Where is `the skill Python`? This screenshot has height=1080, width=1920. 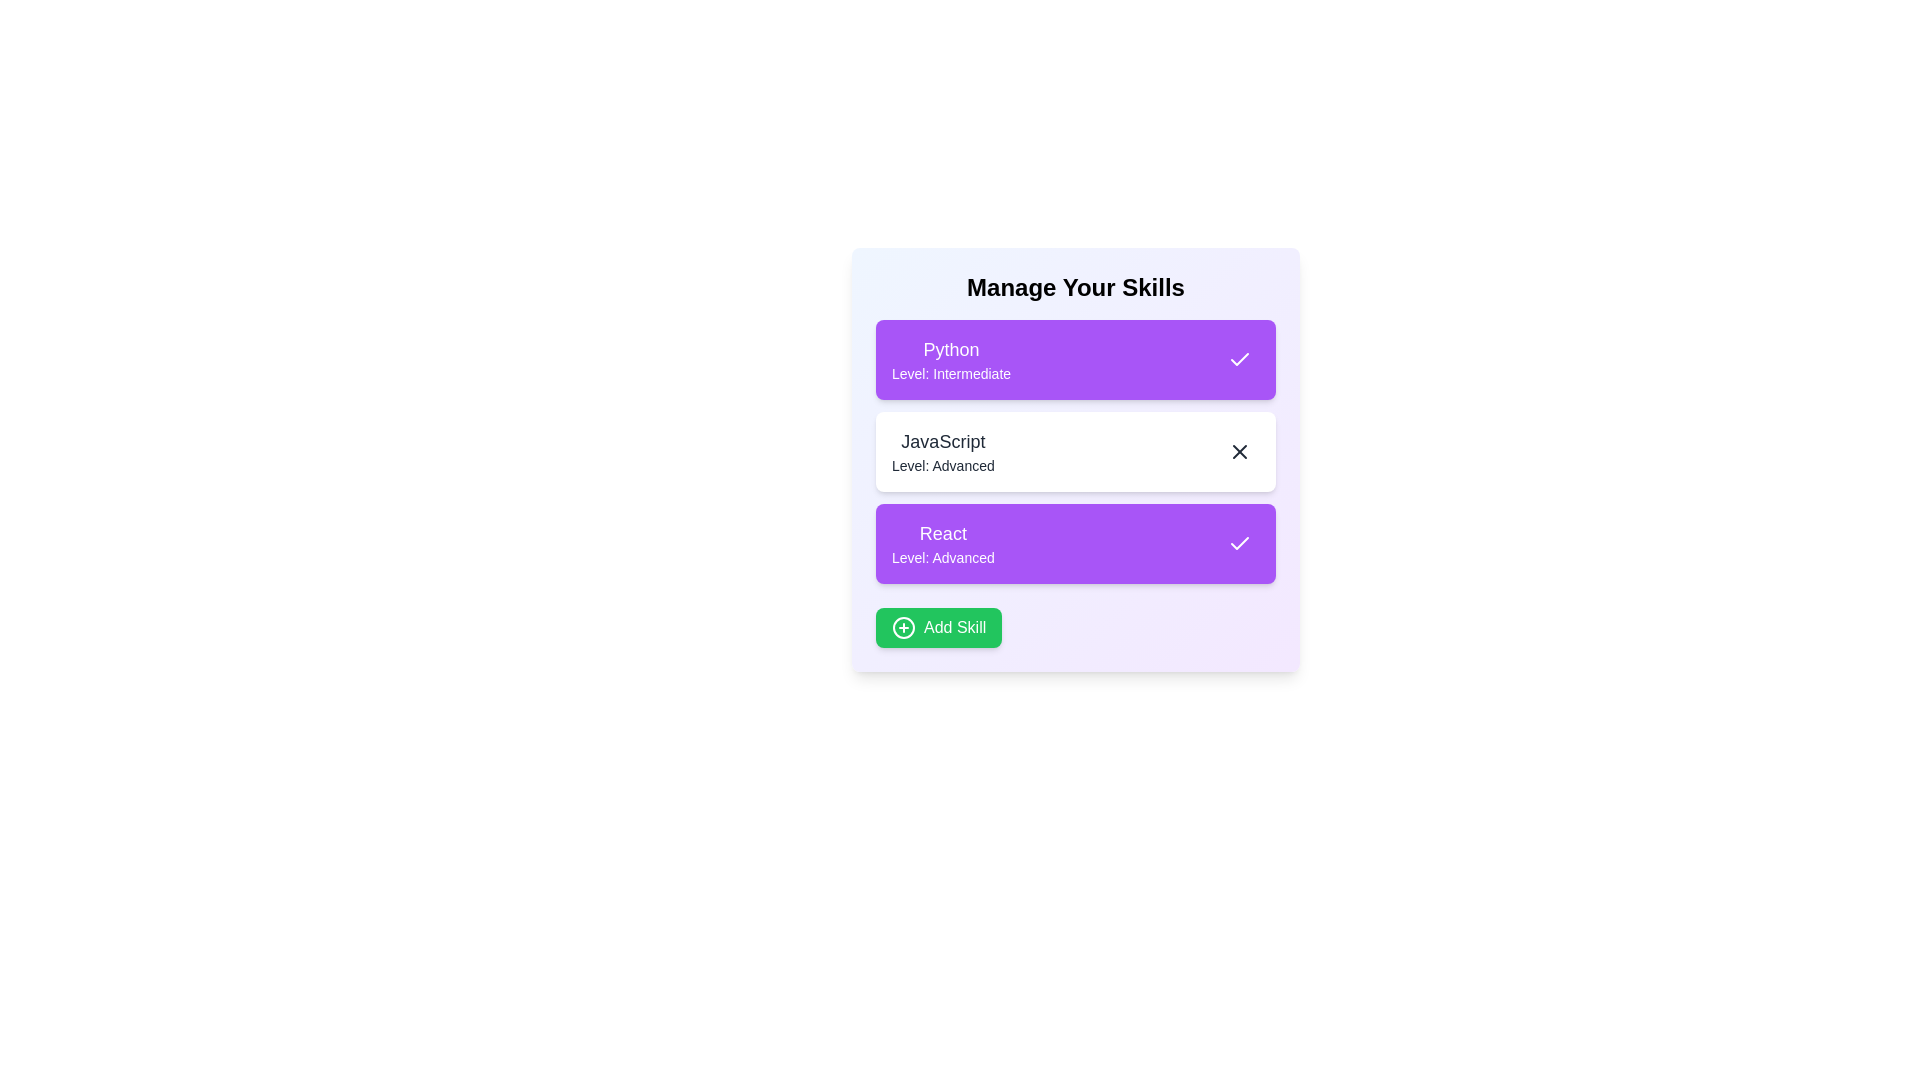
the skill Python is located at coordinates (1238, 358).